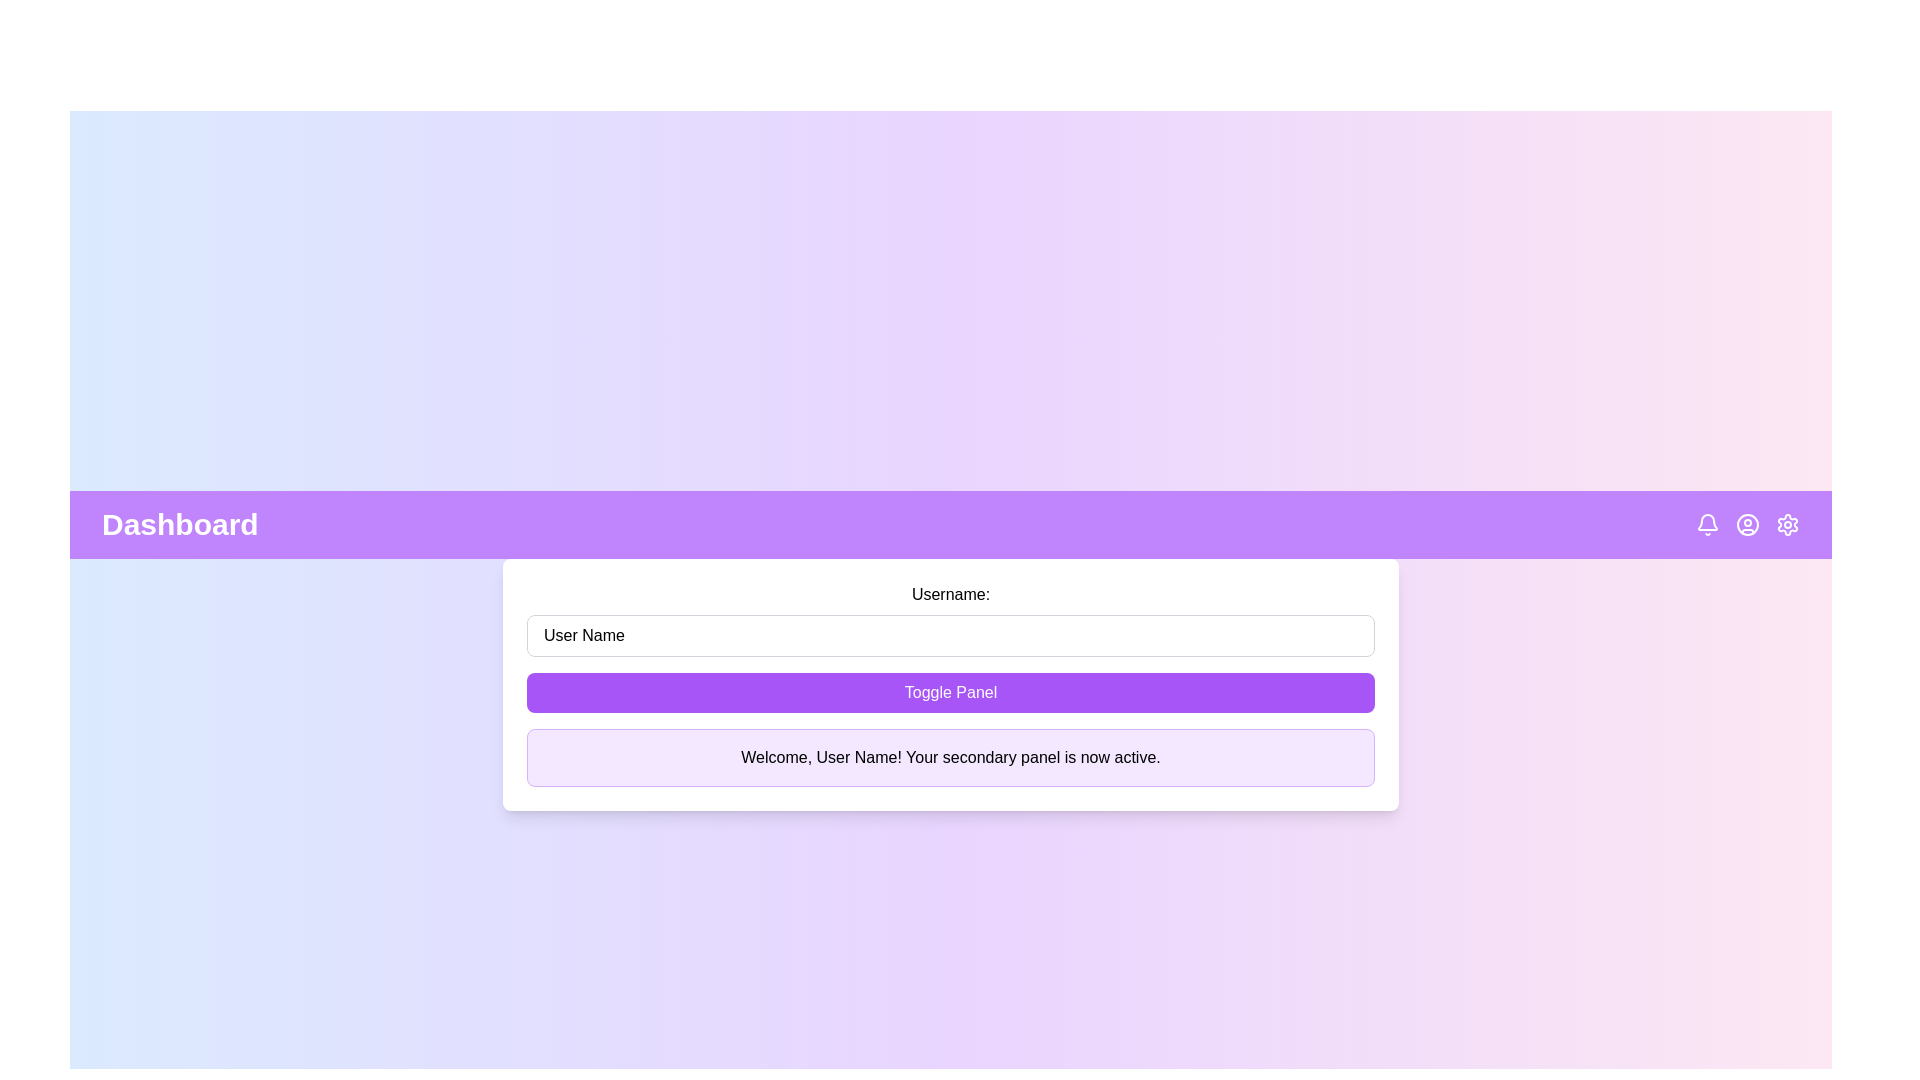  What do you see at coordinates (180, 523) in the screenshot?
I see `the large, bold text label displaying 'Dashboard' located on the left end of the purple header bar at the top of the interface` at bounding box center [180, 523].